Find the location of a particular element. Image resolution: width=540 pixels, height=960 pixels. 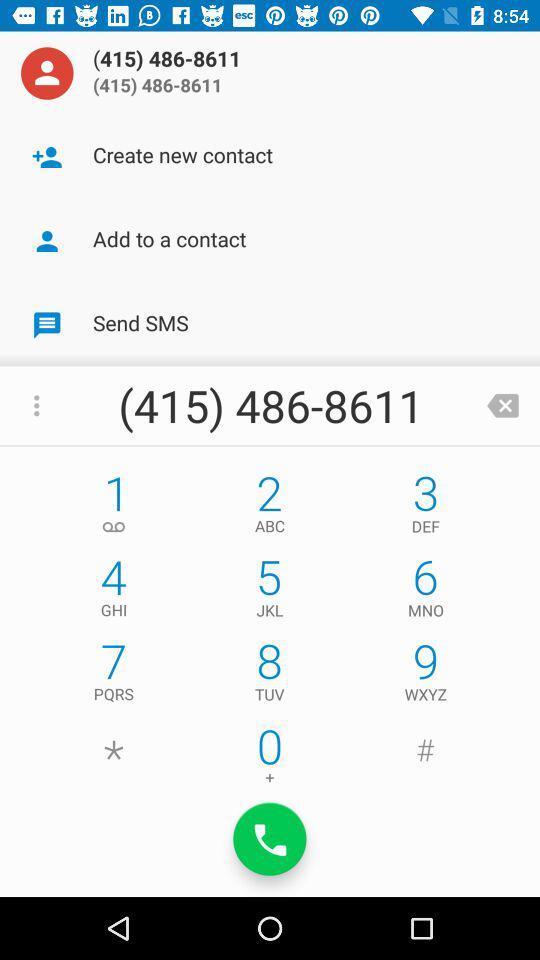

the icon next to the (415) 486-8611 icon is located at coordinates (502, 404).